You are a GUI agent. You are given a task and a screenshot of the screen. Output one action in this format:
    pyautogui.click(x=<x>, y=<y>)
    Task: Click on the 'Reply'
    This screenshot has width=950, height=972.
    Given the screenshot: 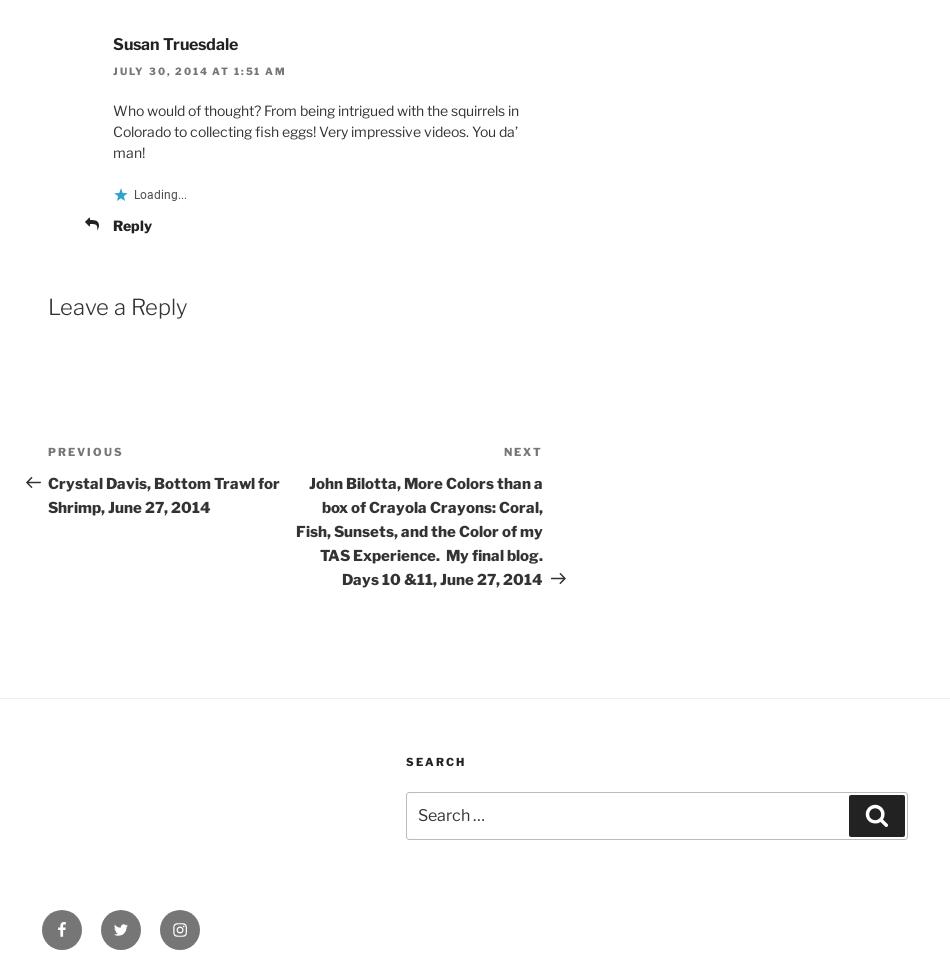 What is the action you would take?
    pyautogui.click(x=132, y=223)
    